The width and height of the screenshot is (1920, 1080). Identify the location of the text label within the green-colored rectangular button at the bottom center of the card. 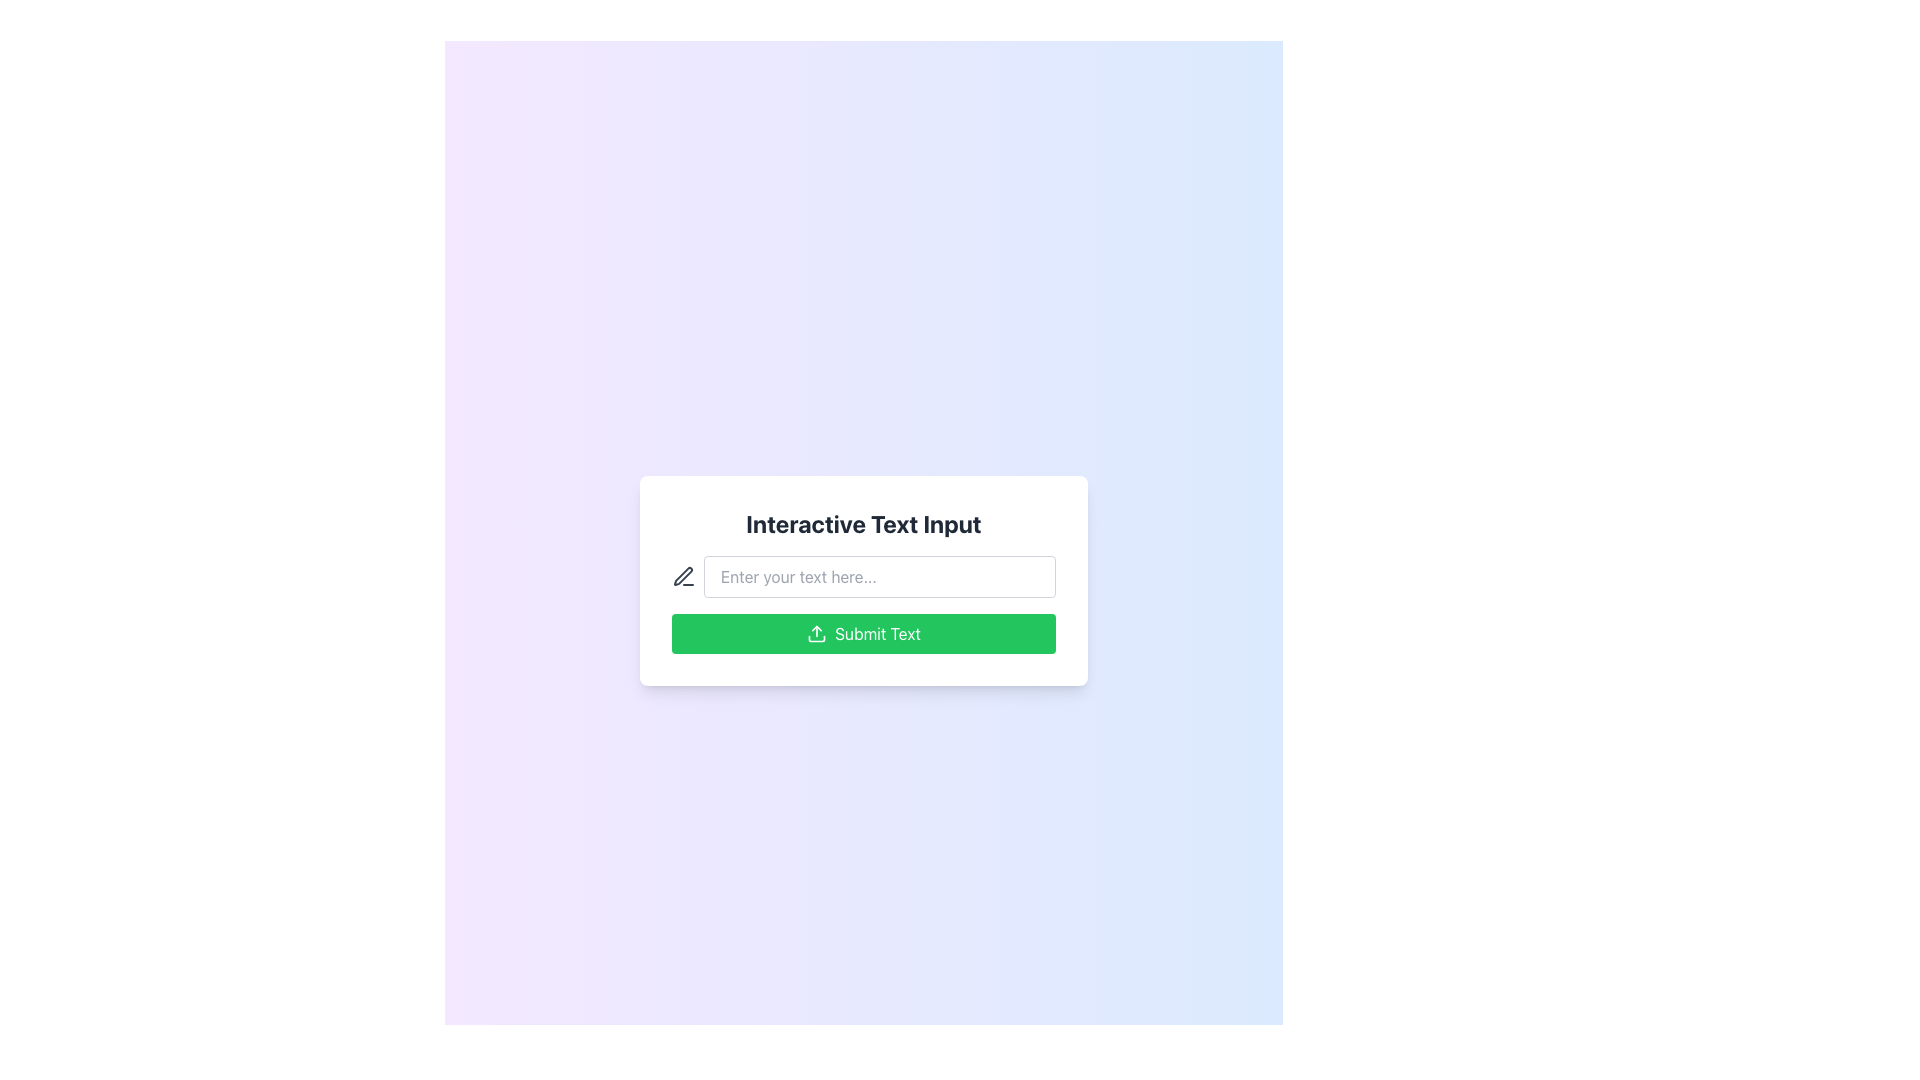
(878, 633).